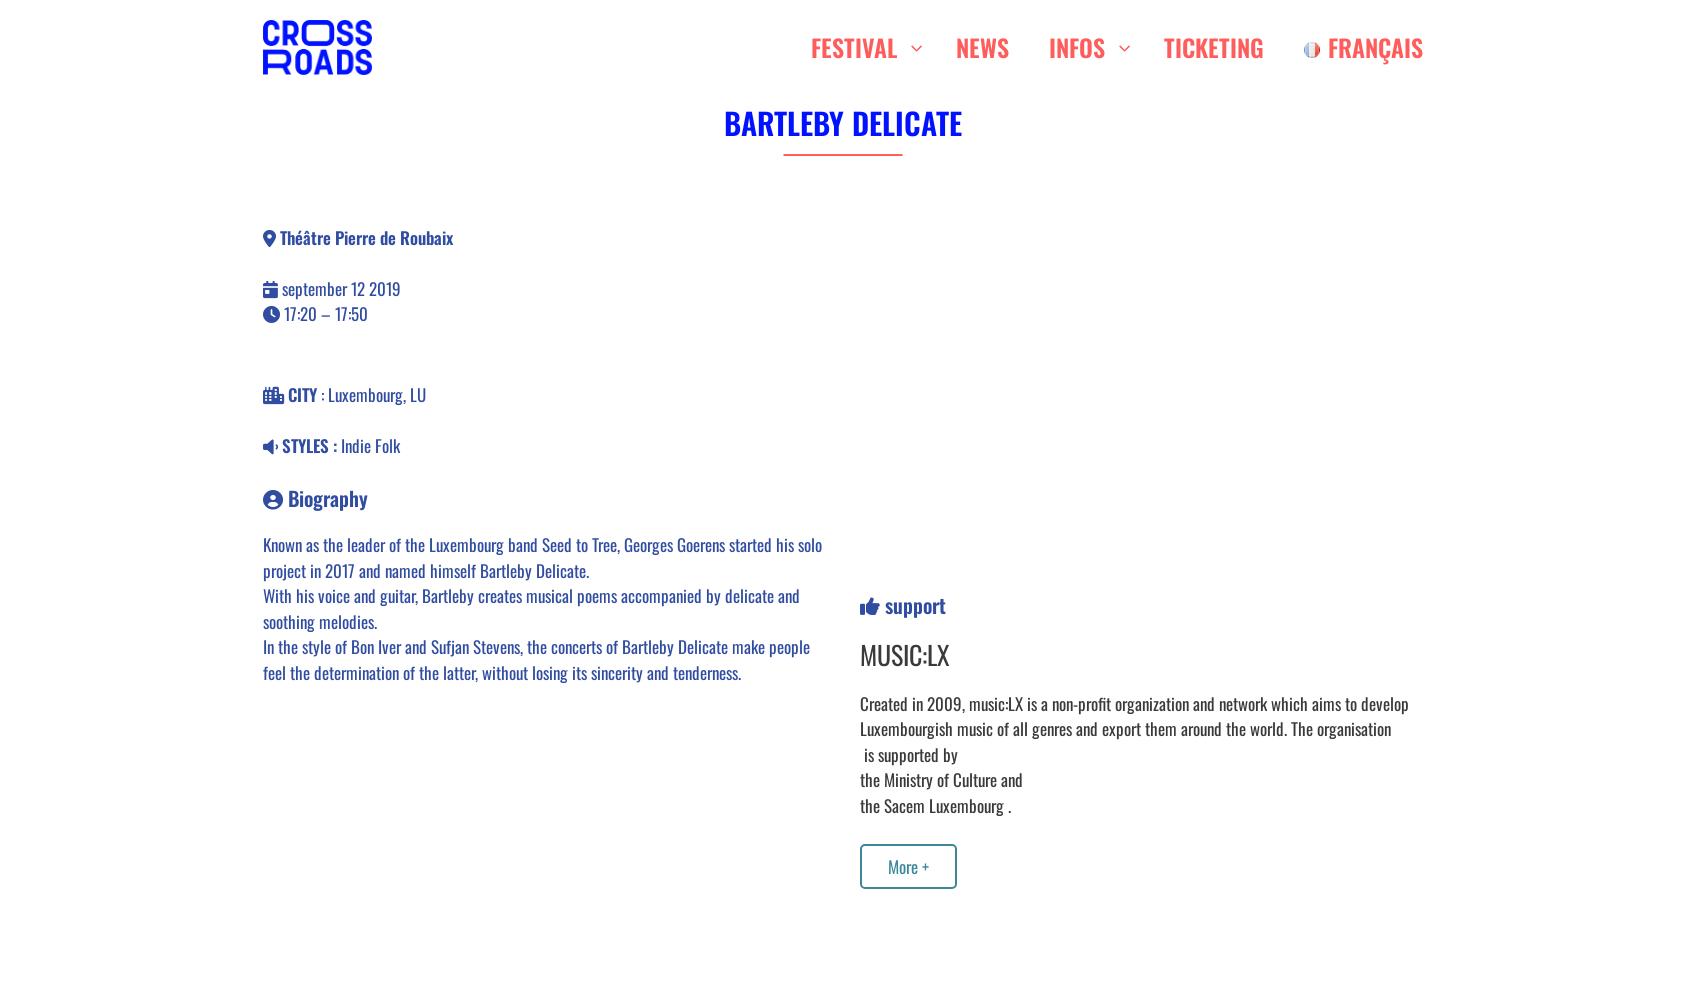 The height and width of the screenshot is (1000, 1685). Describe the element at coordinates (541, 557) in the screenshot. I see `'Known as the leader of the Luxembourg band Seed to Tree, Georges Goerens started his solo project in 2017 and named himself Bartleby Delicate.'` at that location.